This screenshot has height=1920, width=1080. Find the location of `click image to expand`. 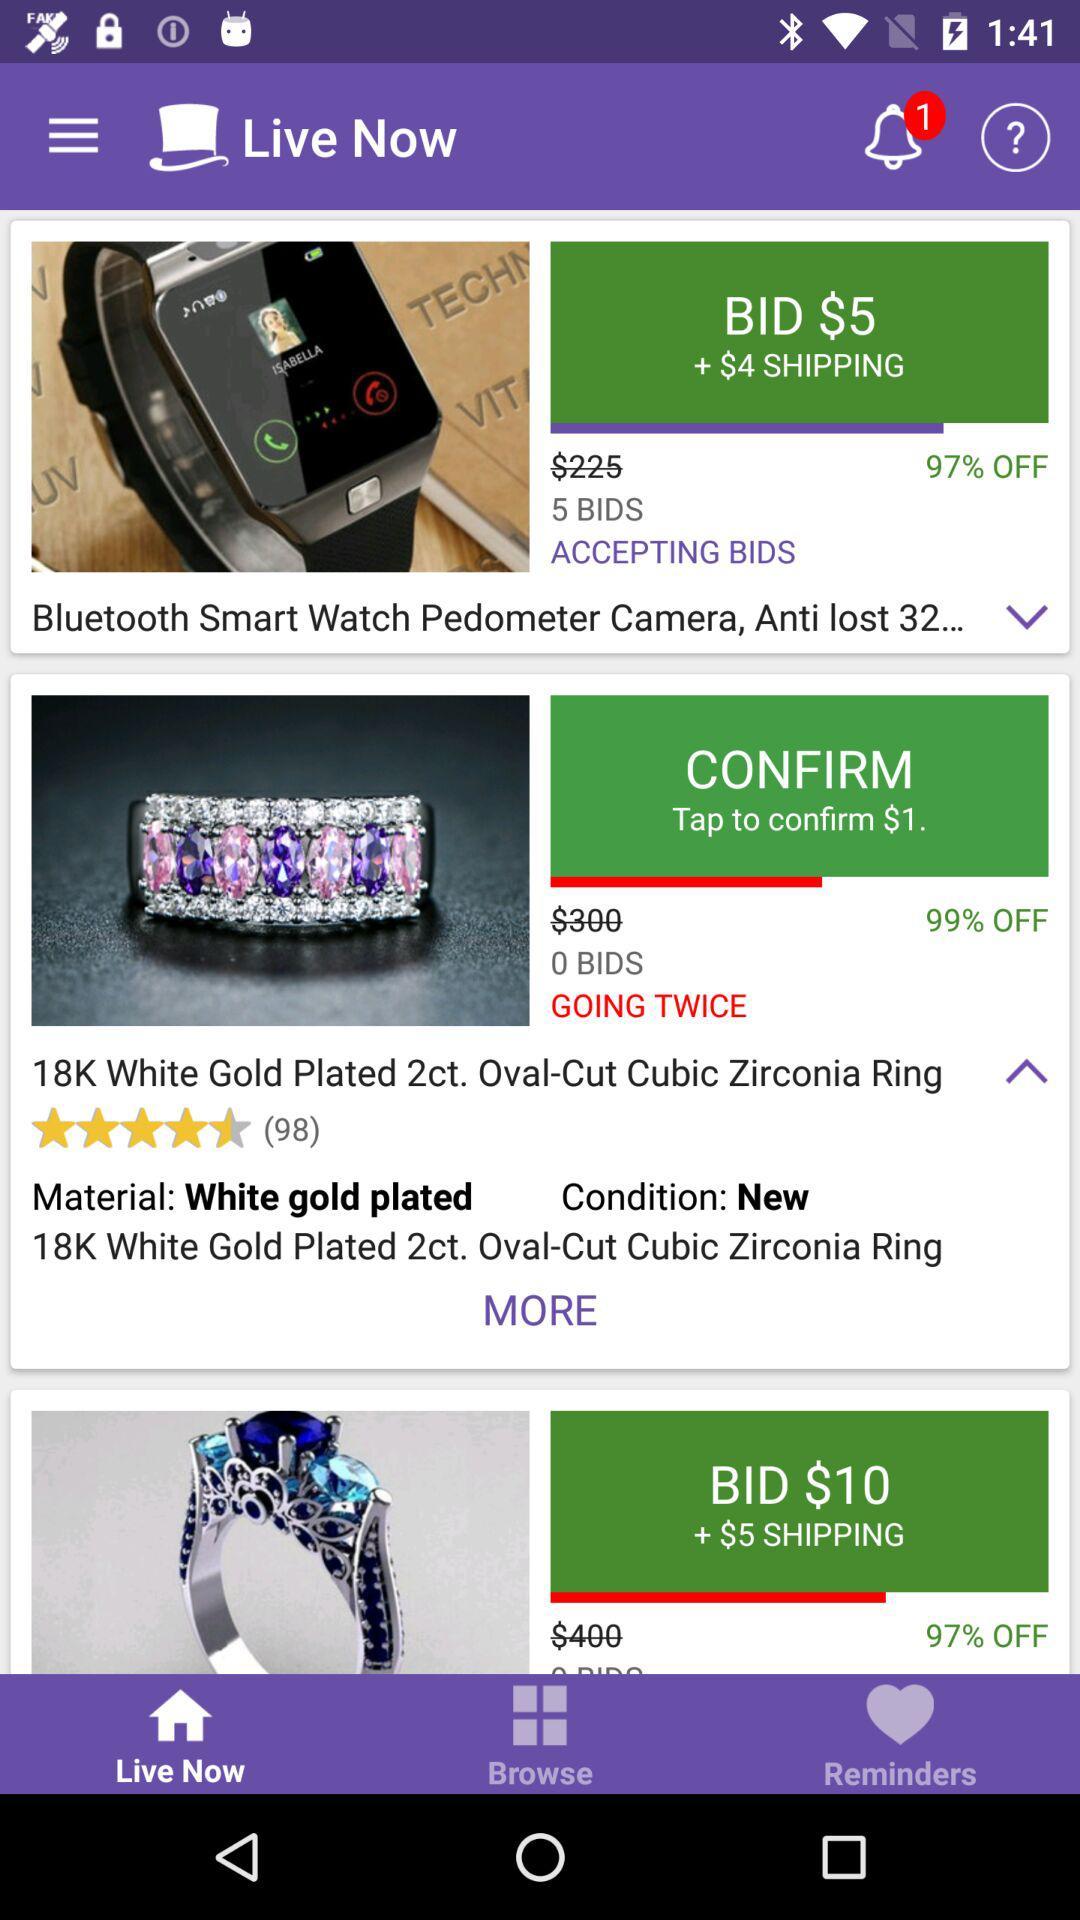

click image to expand is located at coordinates (280, 405).